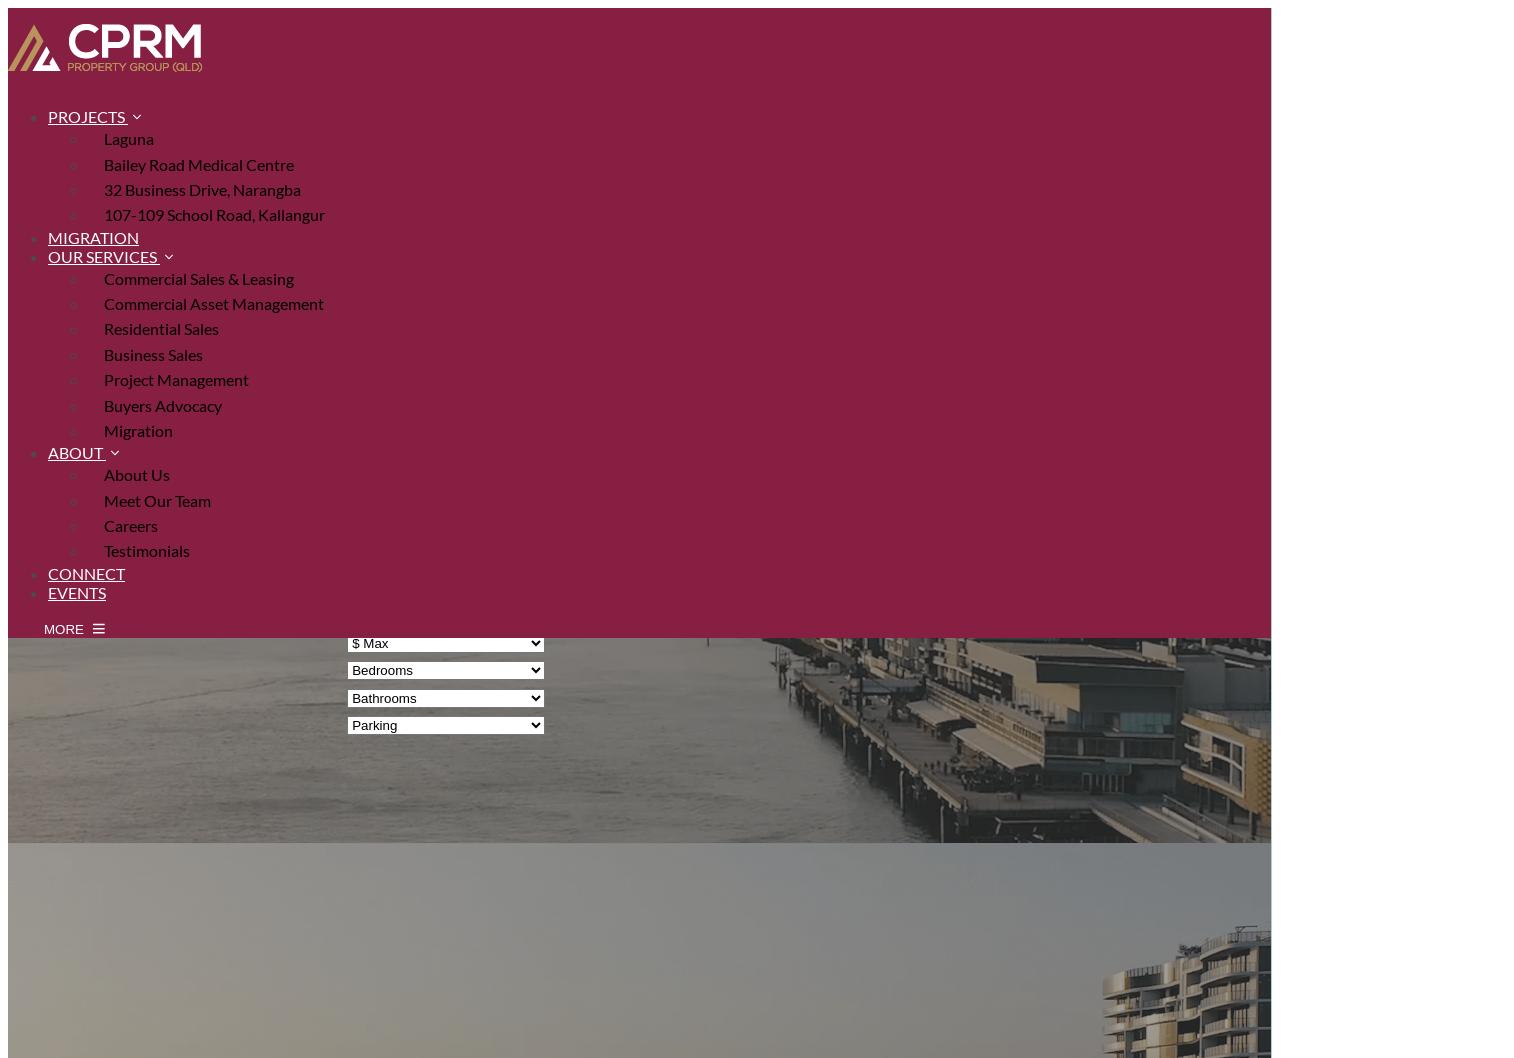 The image size is (1514, 1058). I want to click on 'Commercial Sales & Leasing', so click(197, 276).